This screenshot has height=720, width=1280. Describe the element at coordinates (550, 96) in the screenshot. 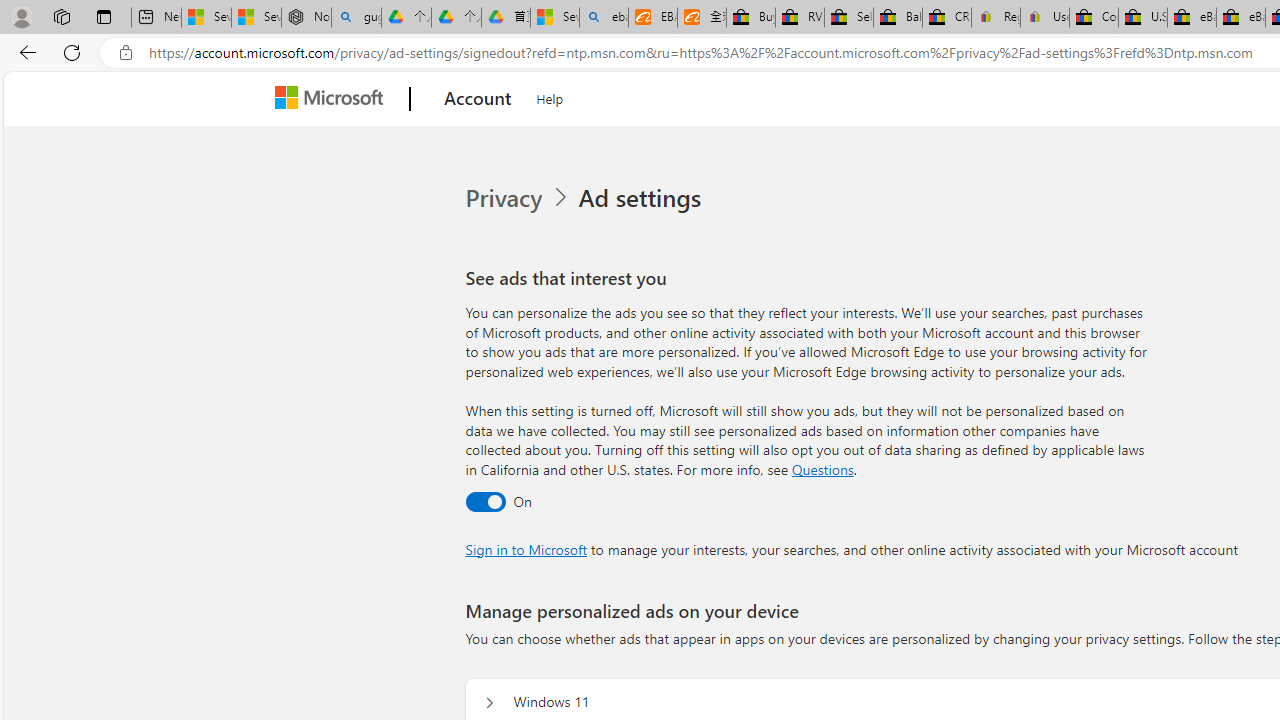

I see `'Help'` at that location.